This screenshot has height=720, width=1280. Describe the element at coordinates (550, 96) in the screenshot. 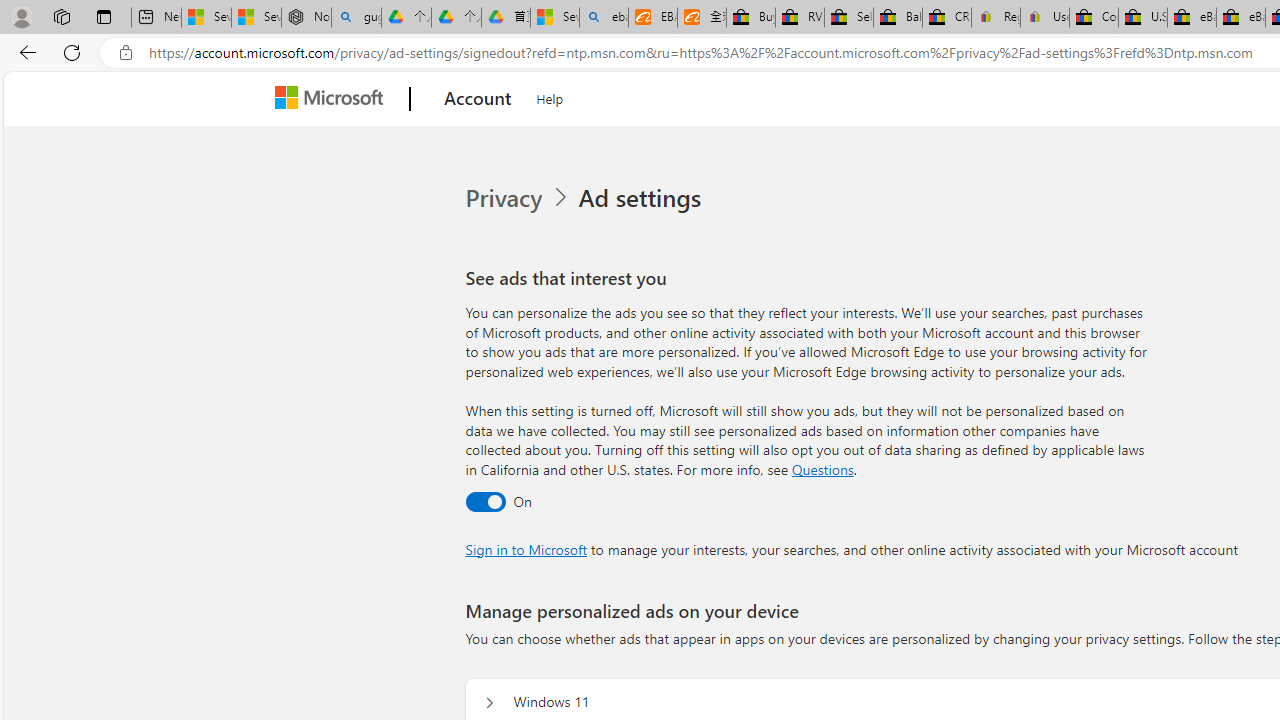

I see `'Help'` at that location.